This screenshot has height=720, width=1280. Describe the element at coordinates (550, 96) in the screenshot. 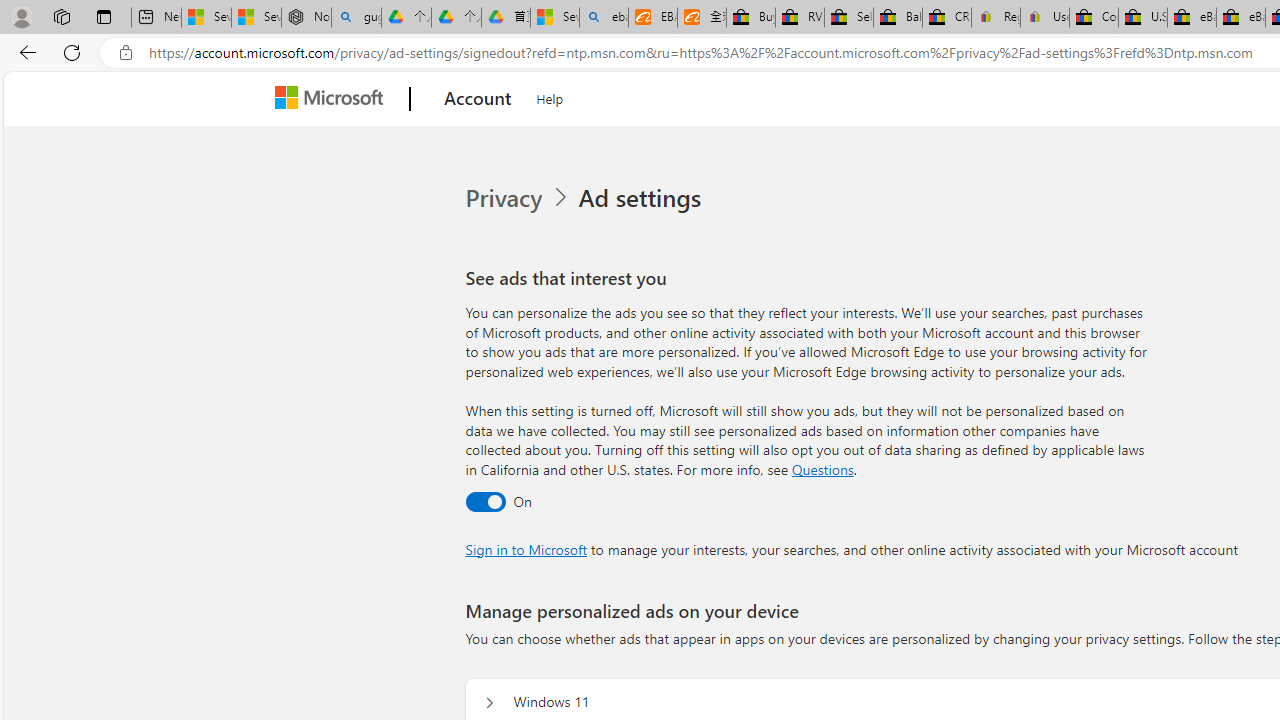

I see `'Help'` at that location.